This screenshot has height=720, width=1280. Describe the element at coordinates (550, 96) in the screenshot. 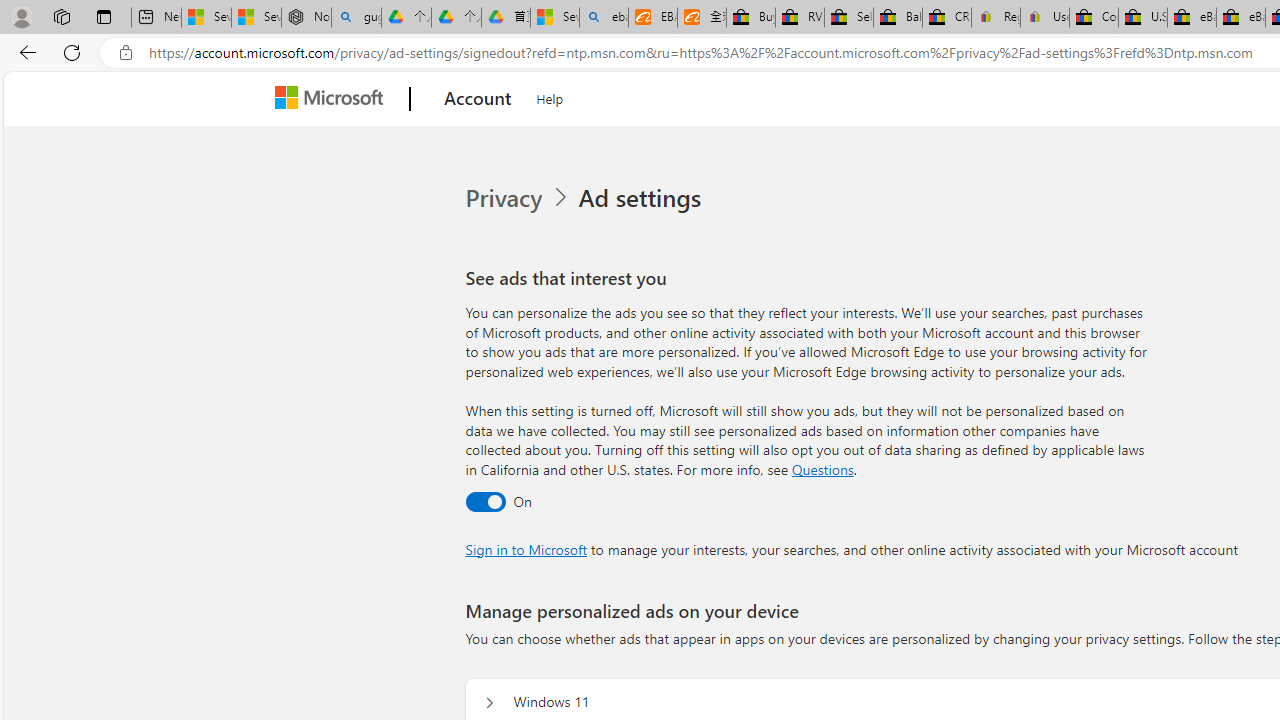

I see `'Help'` at that location.